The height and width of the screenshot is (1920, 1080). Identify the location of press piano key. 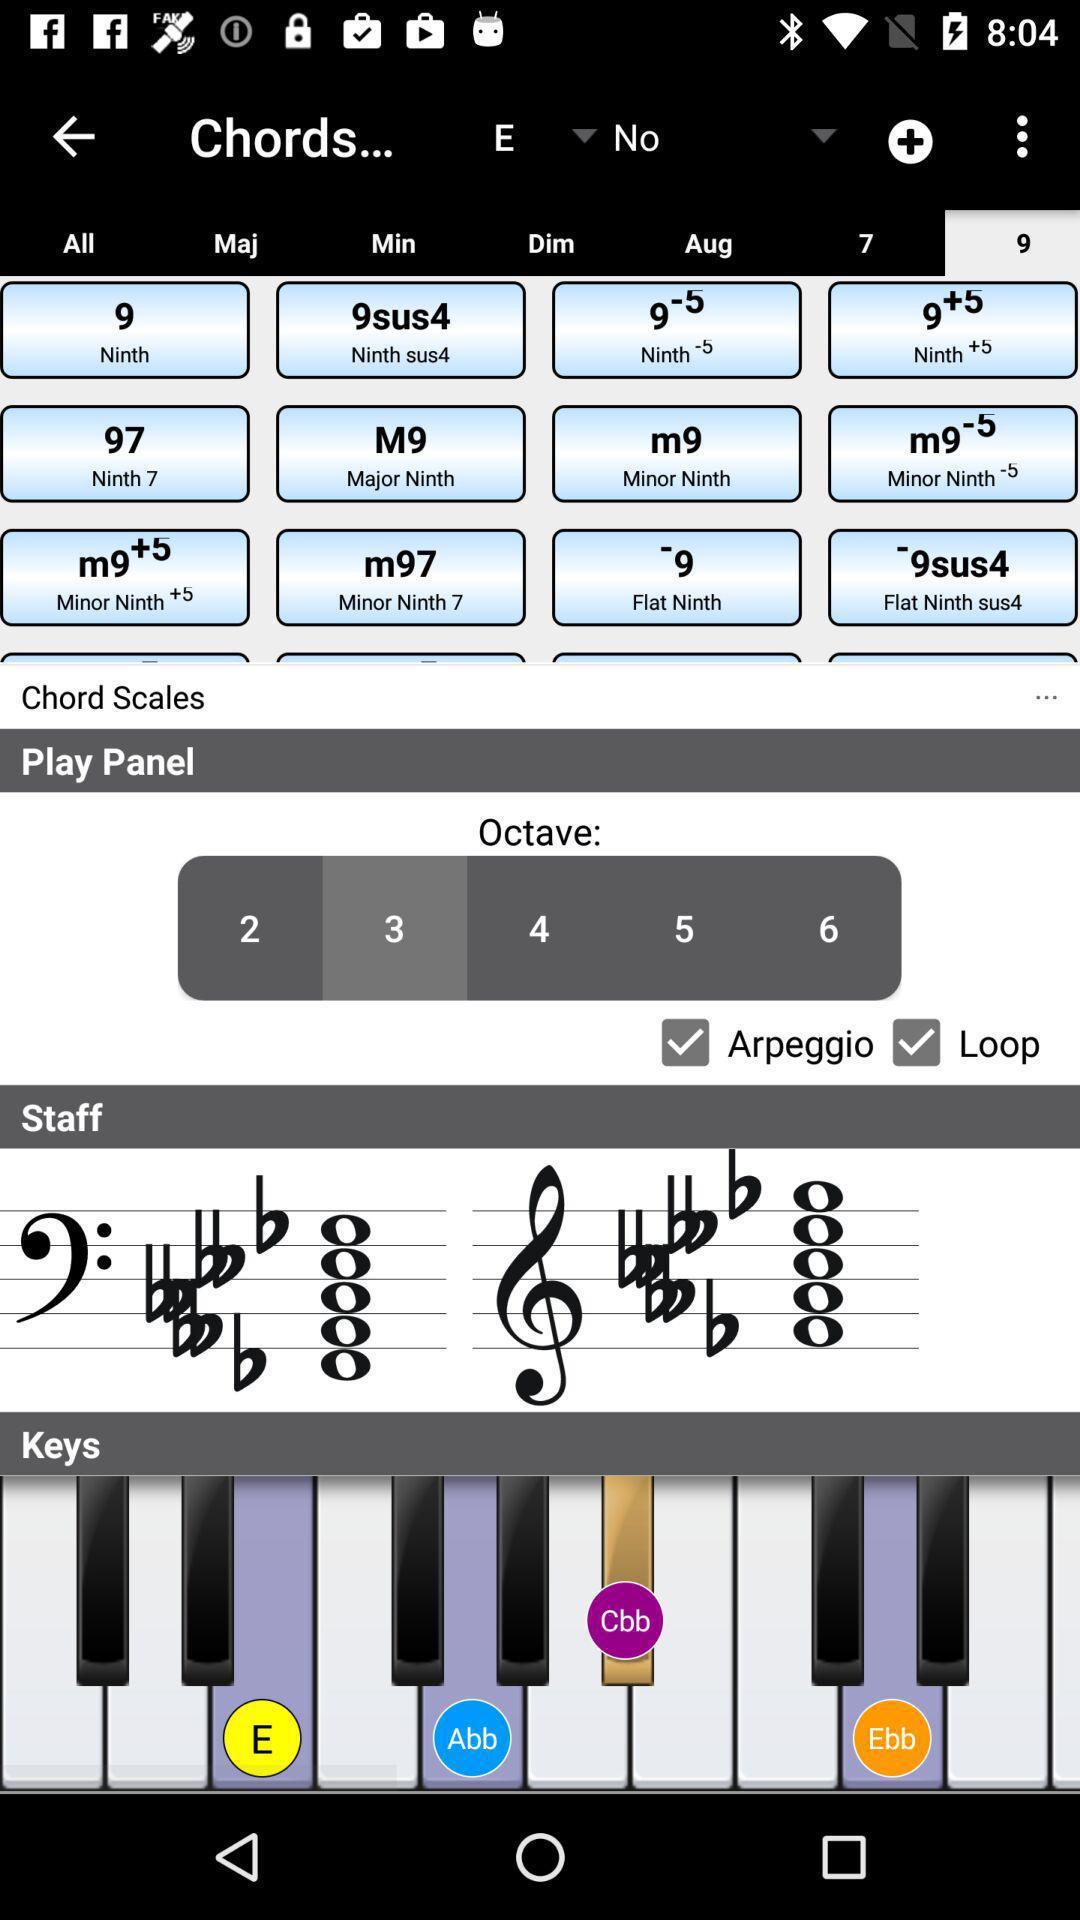
(521, 1579).